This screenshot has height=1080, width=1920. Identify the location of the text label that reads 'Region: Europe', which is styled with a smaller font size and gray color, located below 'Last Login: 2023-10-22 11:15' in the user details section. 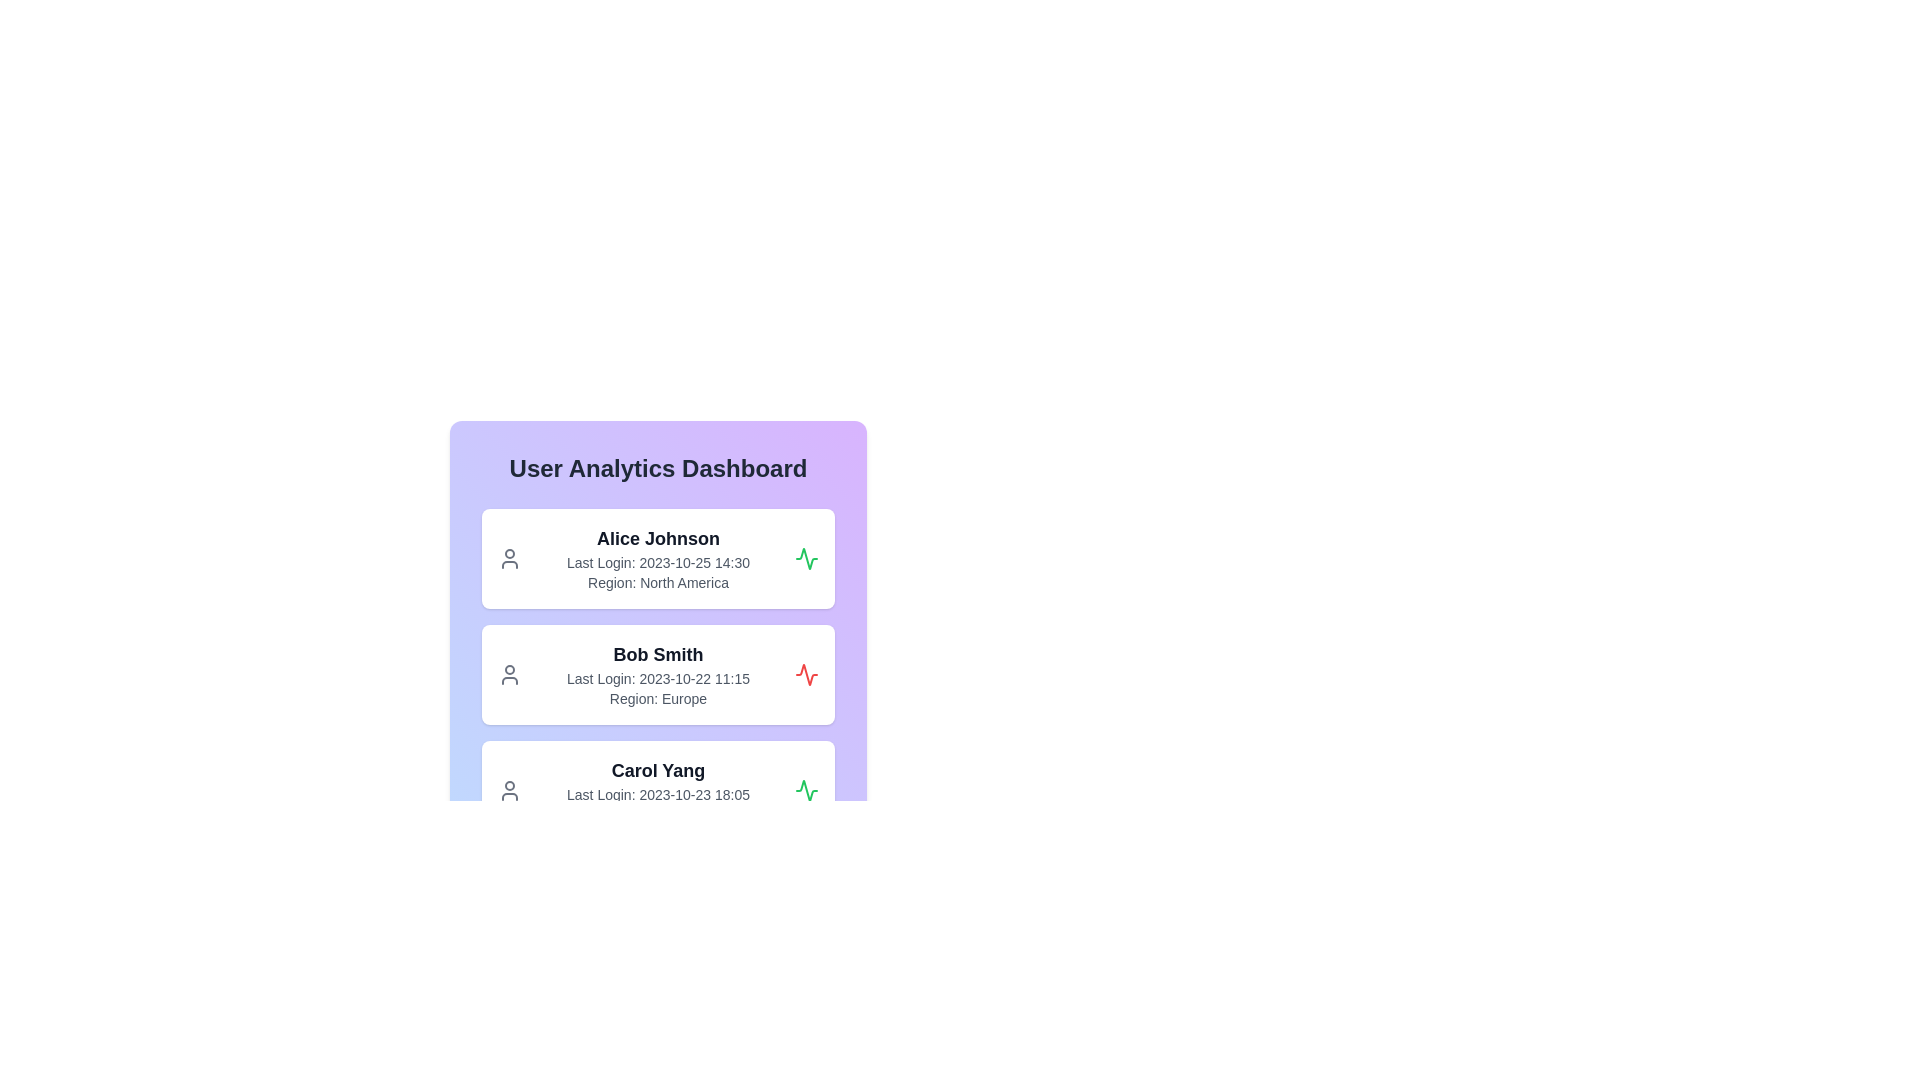
(658, 697).